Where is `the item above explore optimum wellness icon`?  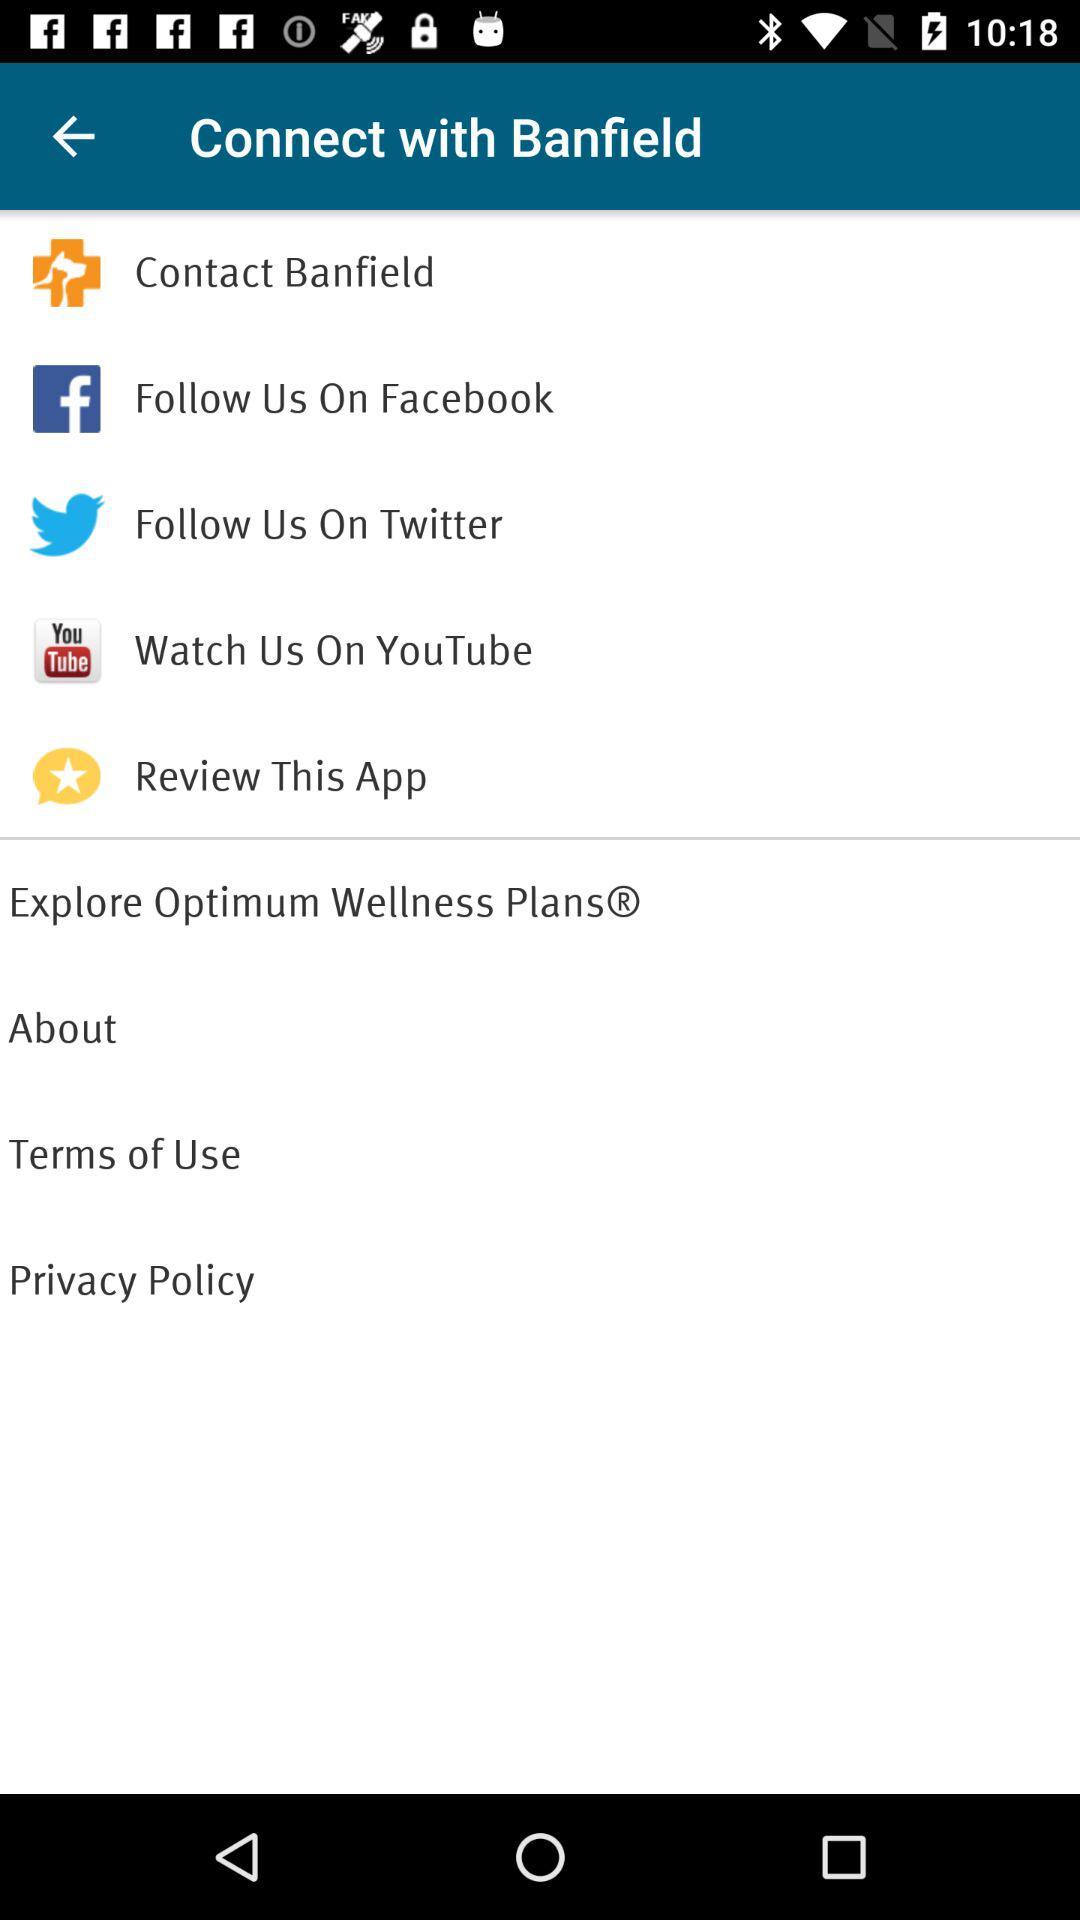
the item above explore optimum wellness icon is located at coordinates (540, 838).